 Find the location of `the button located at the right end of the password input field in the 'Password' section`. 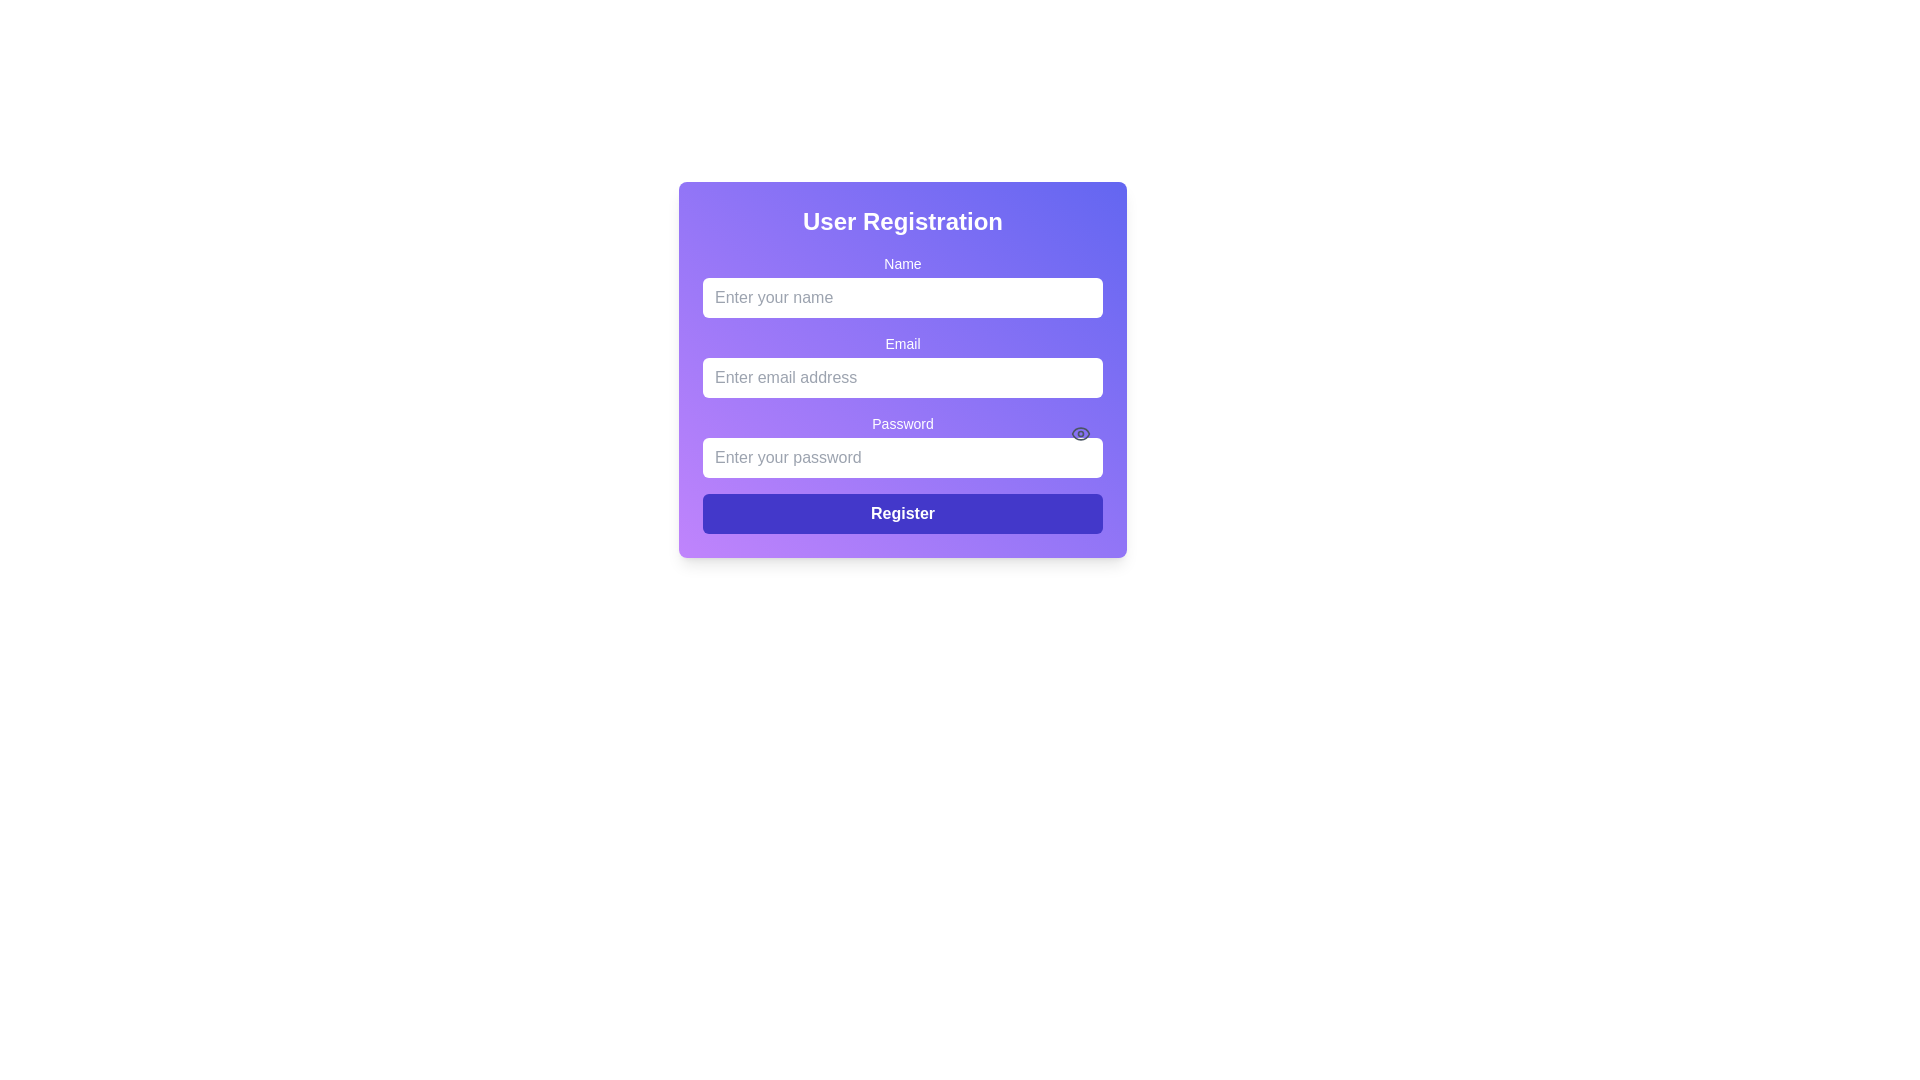

the button located at the right end of the password input field in the 'Password' section is located at coordinates (1079, 433).